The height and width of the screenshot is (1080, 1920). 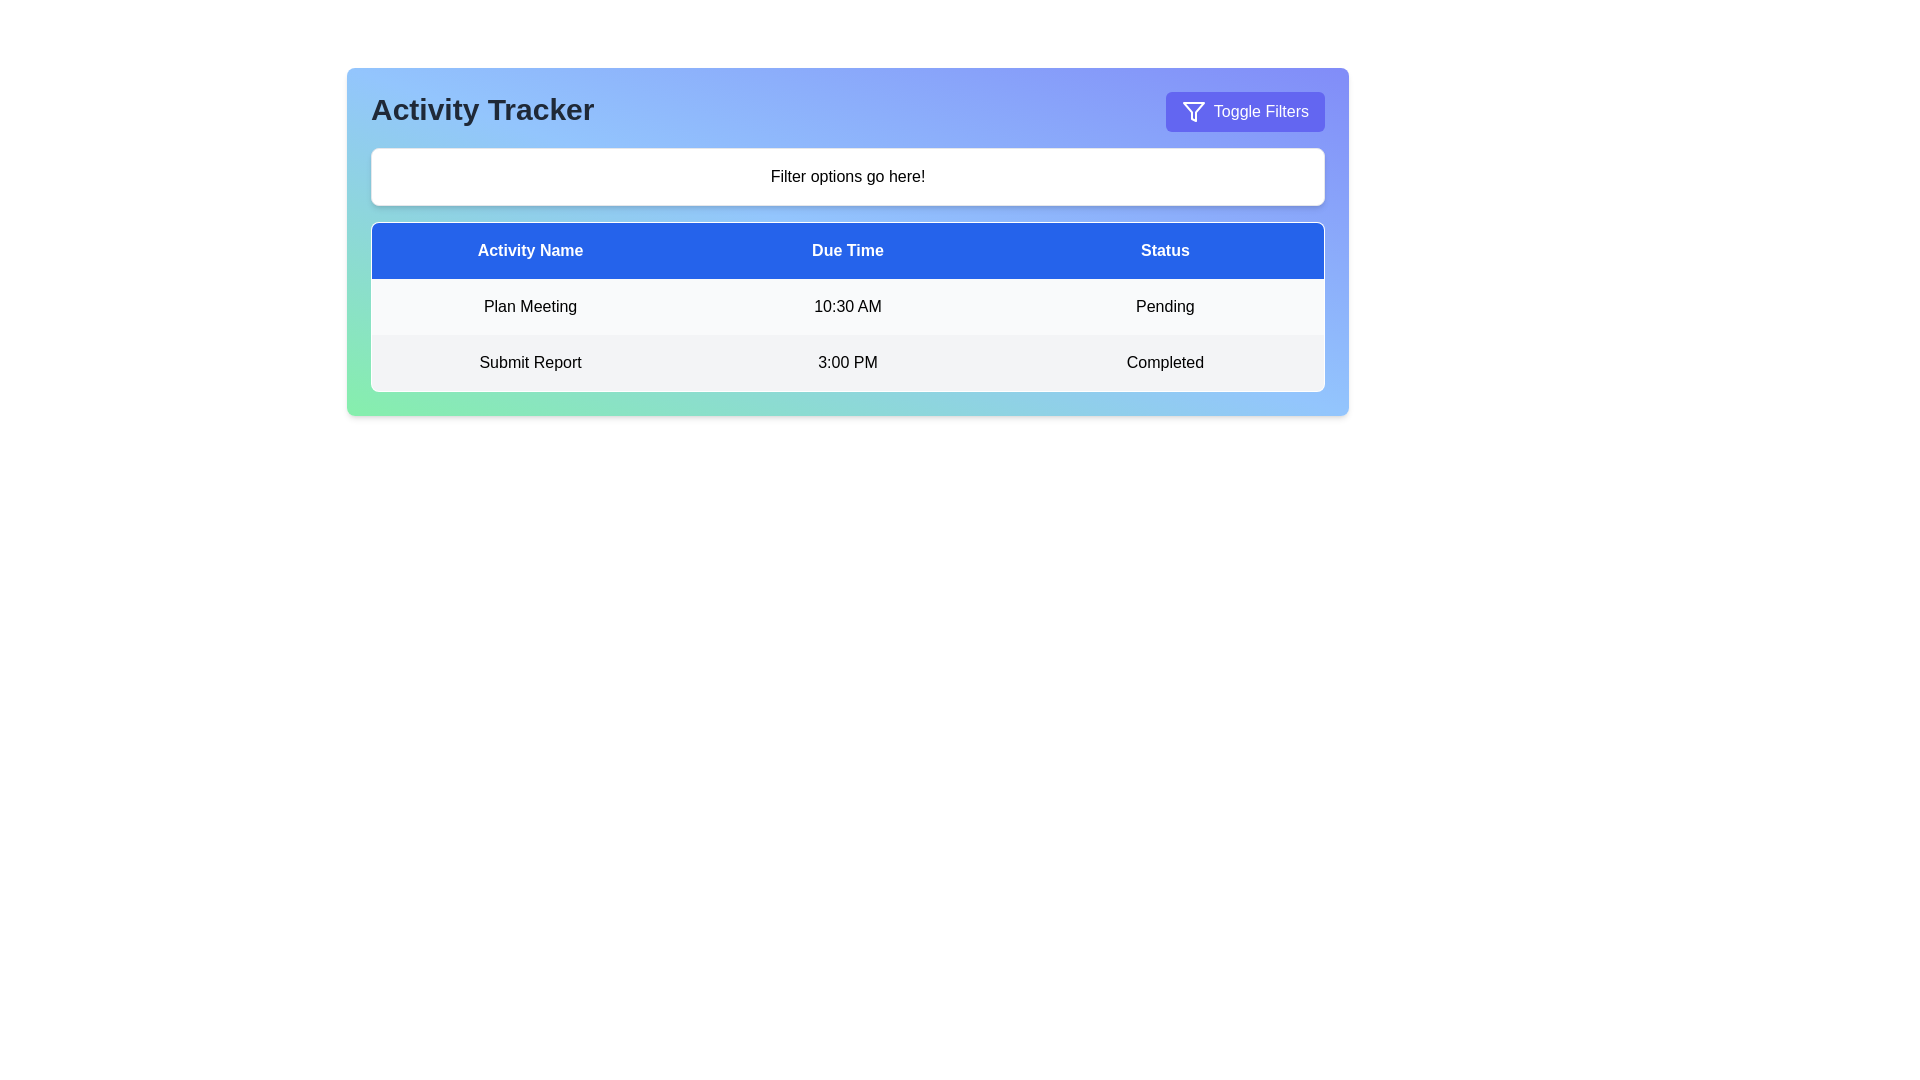 I want to click on the second row of the activity table, so click(x=848, y=362).